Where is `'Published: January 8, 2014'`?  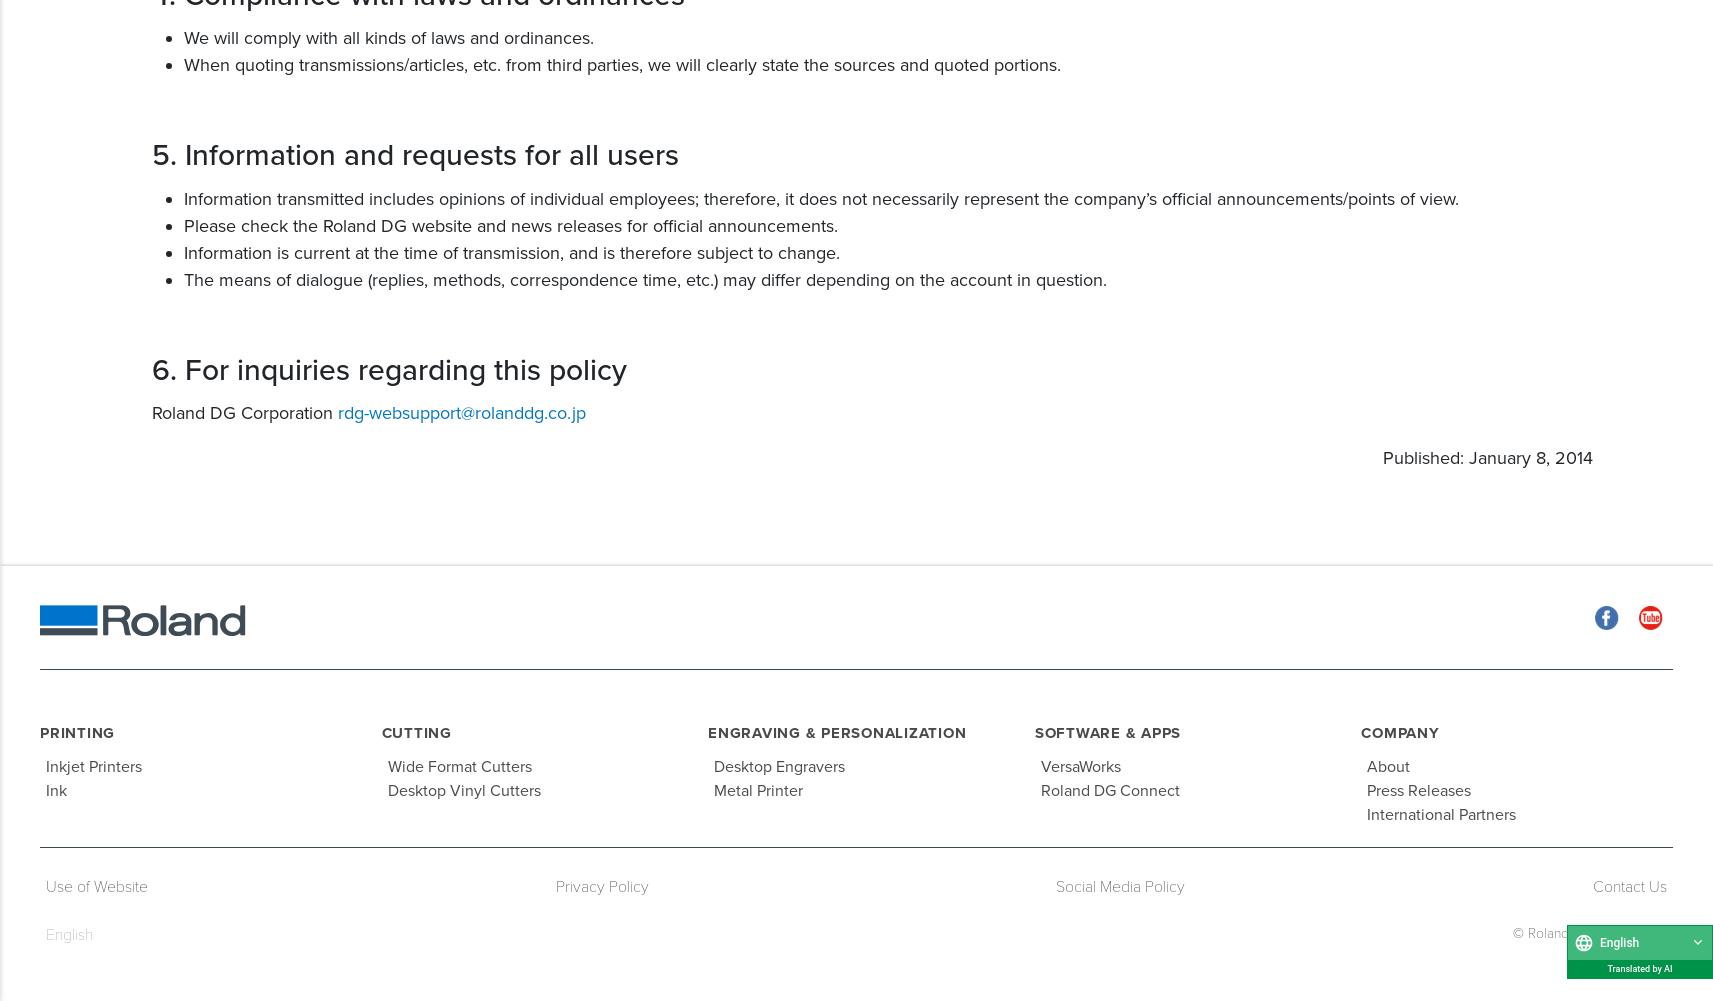
'Published: January 8, 2014' is located at coordinates (1382, 457).